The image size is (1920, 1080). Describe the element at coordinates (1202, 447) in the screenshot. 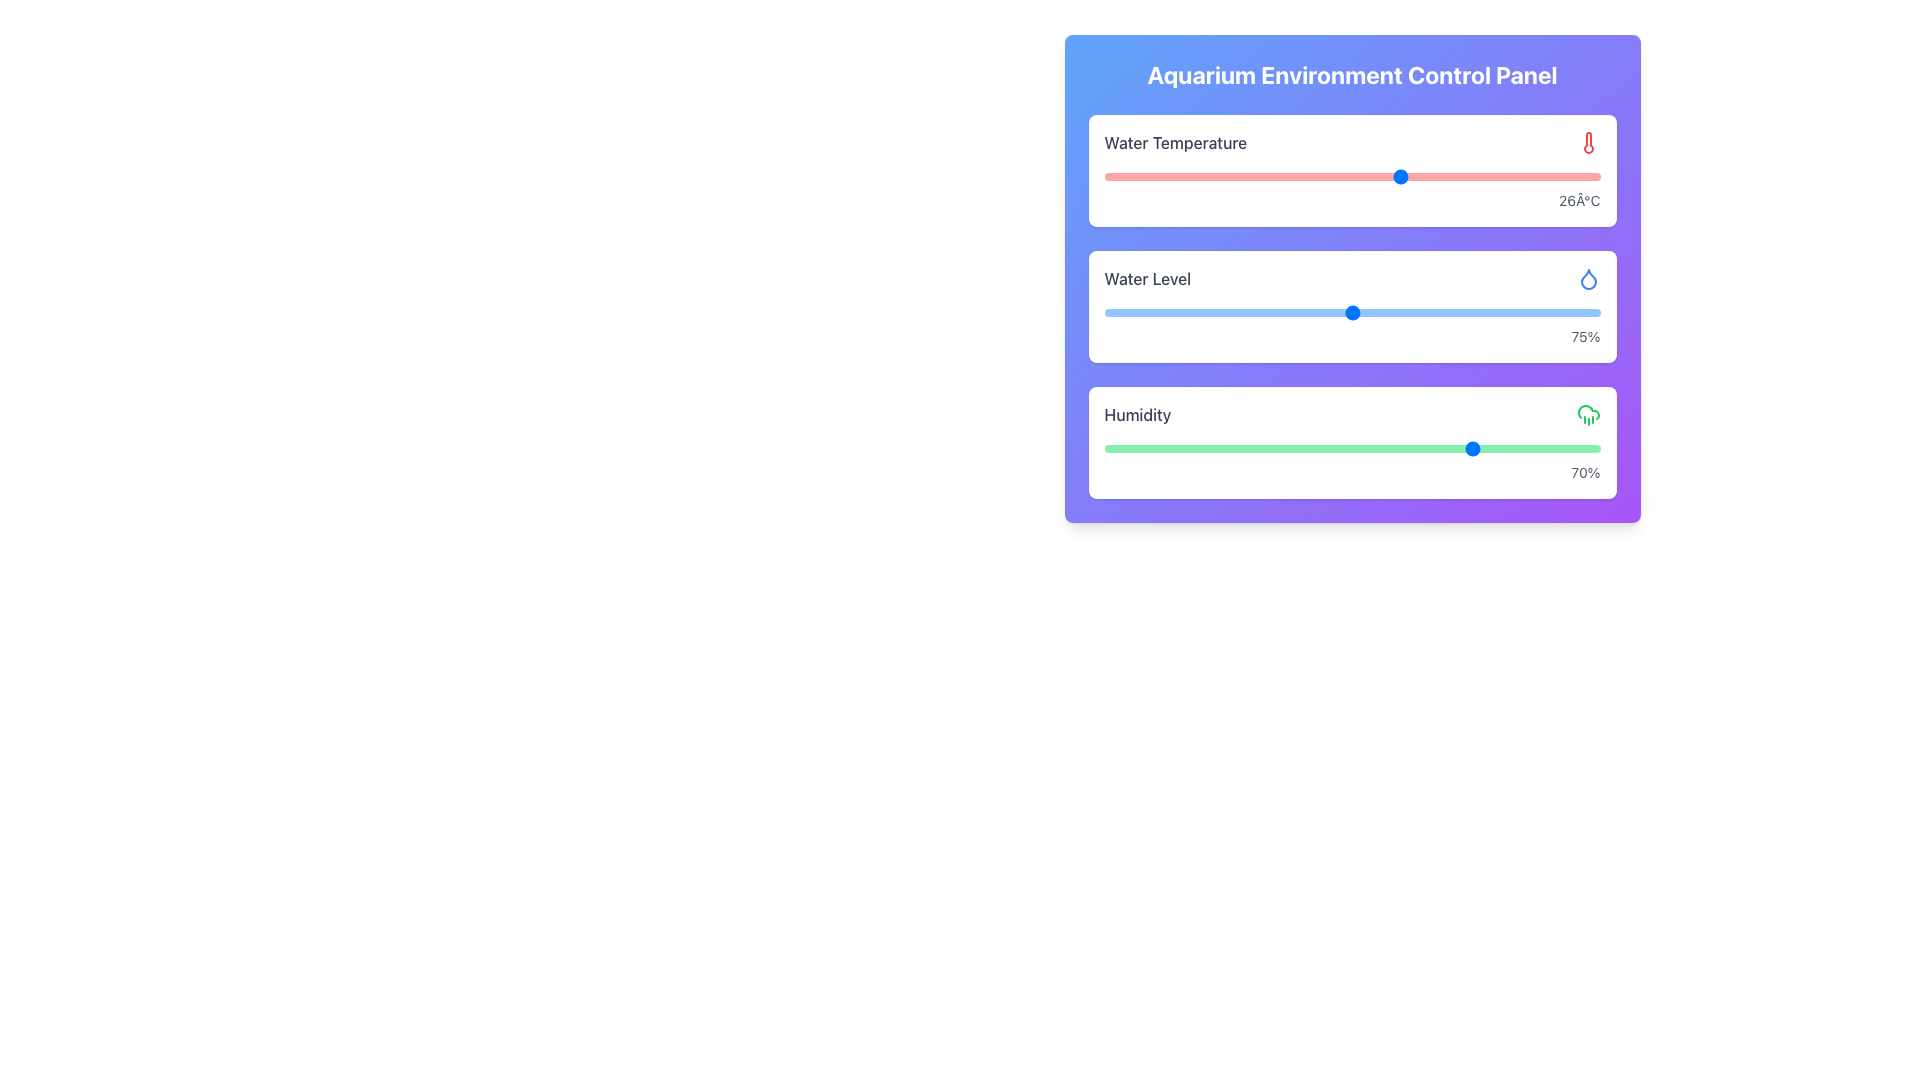

I see `the humidity` at that location.